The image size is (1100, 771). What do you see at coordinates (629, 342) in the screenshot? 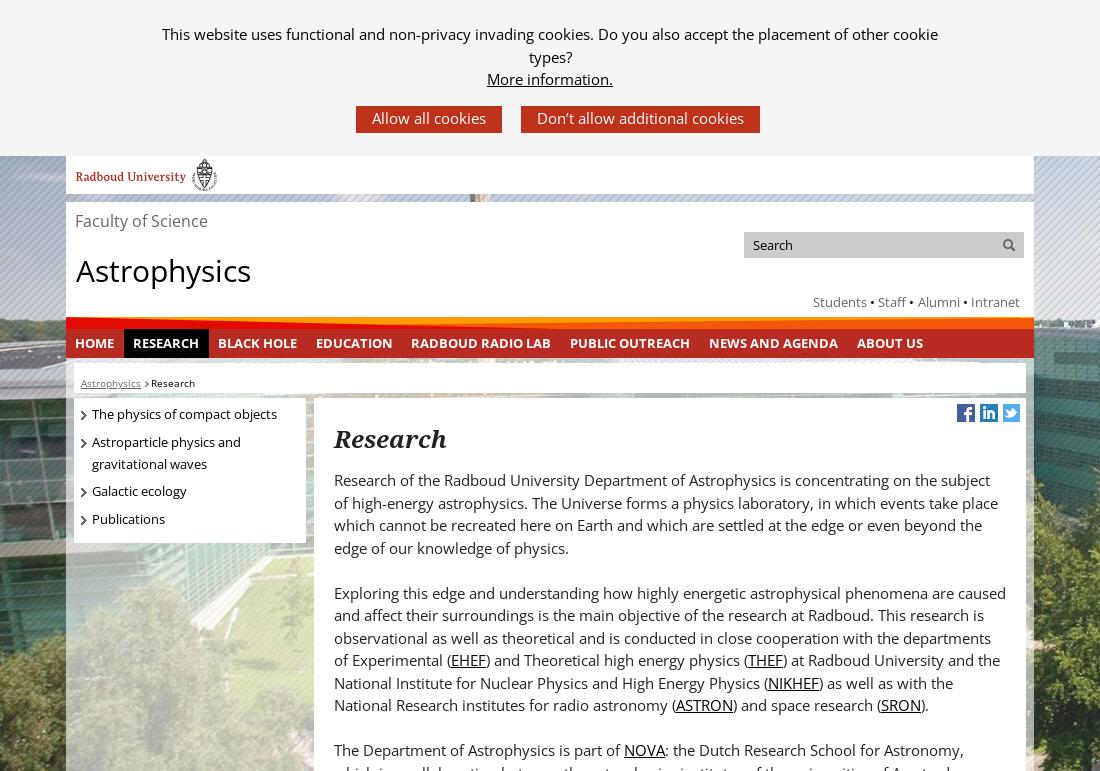
I see `'Public Outreach'` at bounding box center [629, 342].